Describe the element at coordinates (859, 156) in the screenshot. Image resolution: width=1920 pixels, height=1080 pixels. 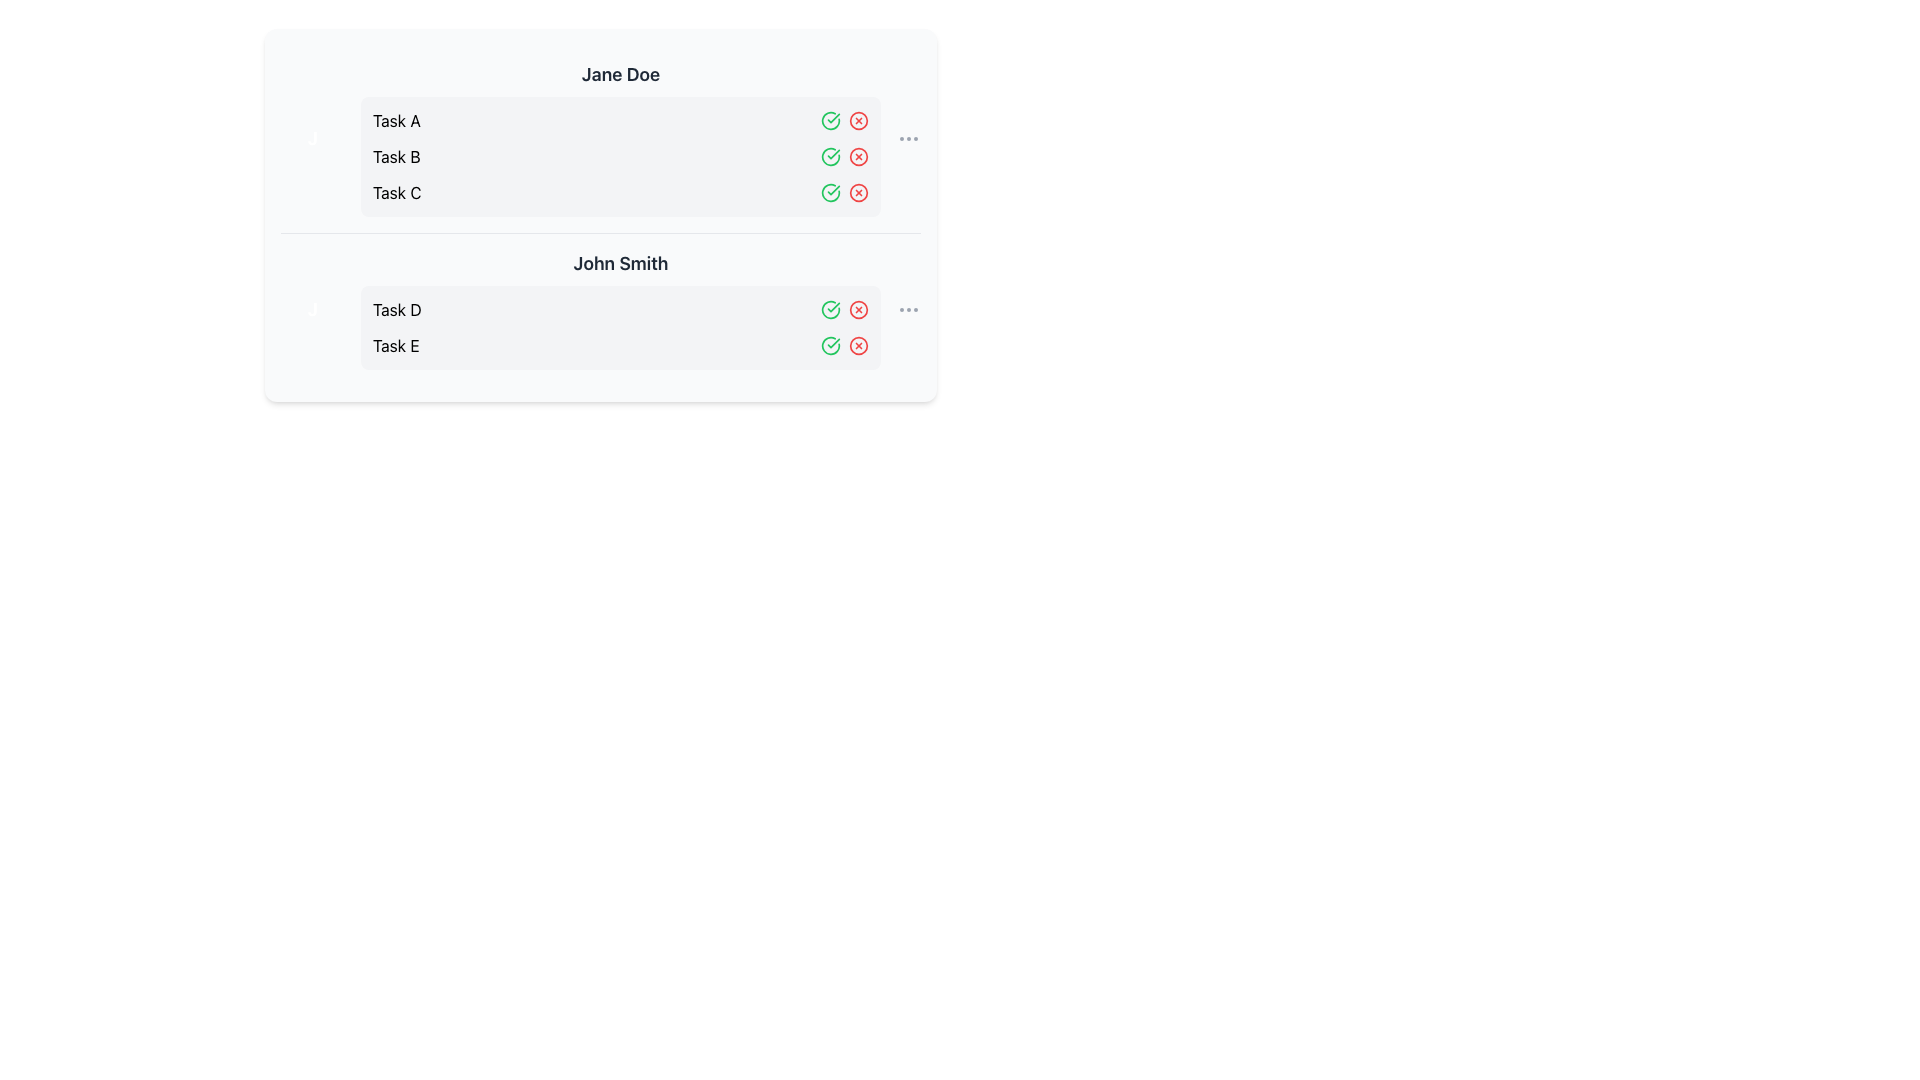
I see `the delete icon located on the far-right side of the task row labeled 'Task B' under the 'Jane Doe' section` at that location.